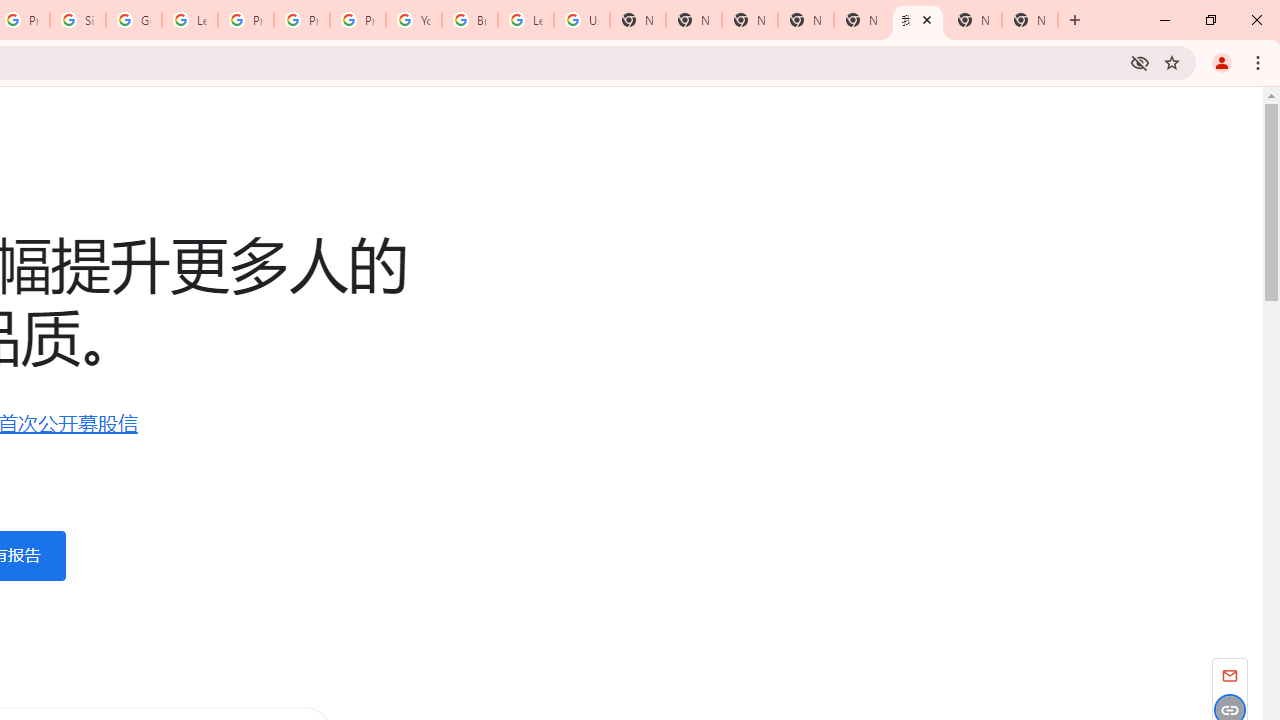 This screenshot has width=1280, height=720. Describe the element at coordinates (413, 20) in the screenshot. I see `'YouTube'` at that location.